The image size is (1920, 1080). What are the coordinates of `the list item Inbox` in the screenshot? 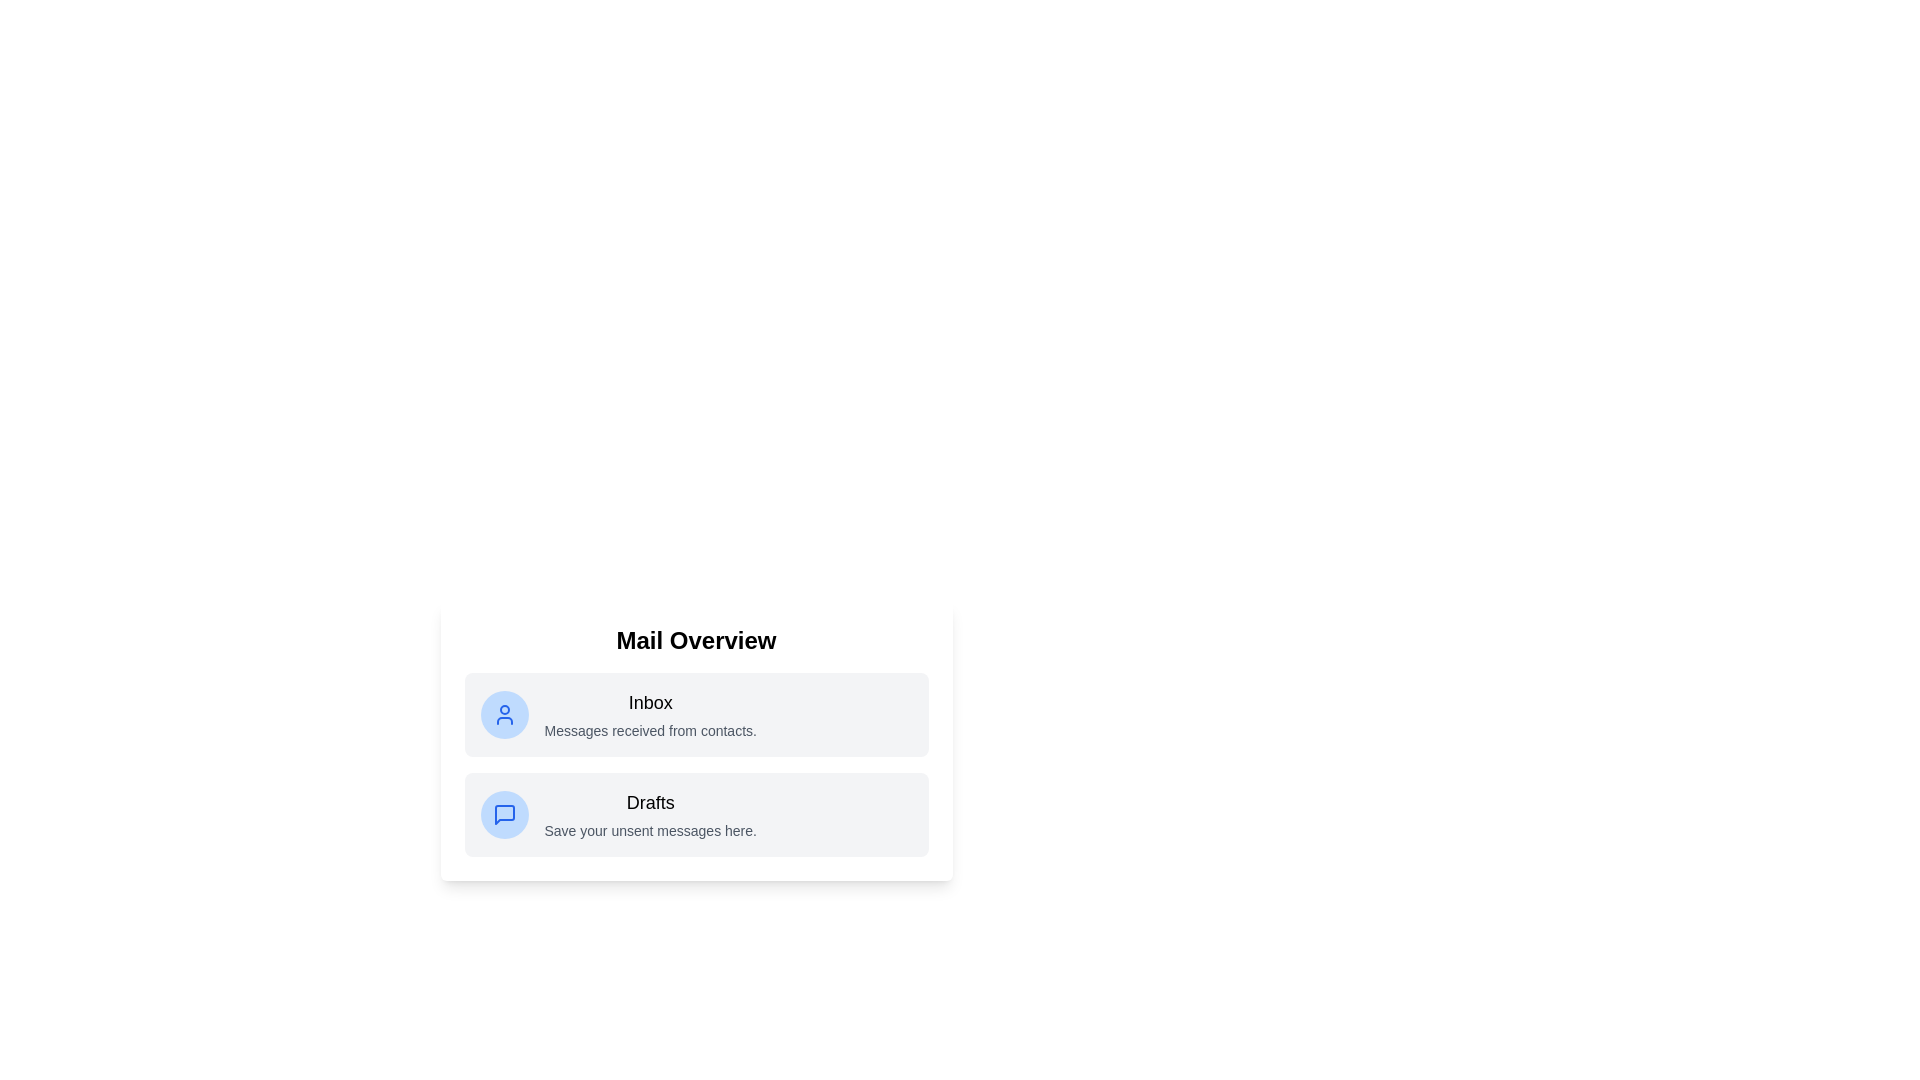 It's located at (696, 713).